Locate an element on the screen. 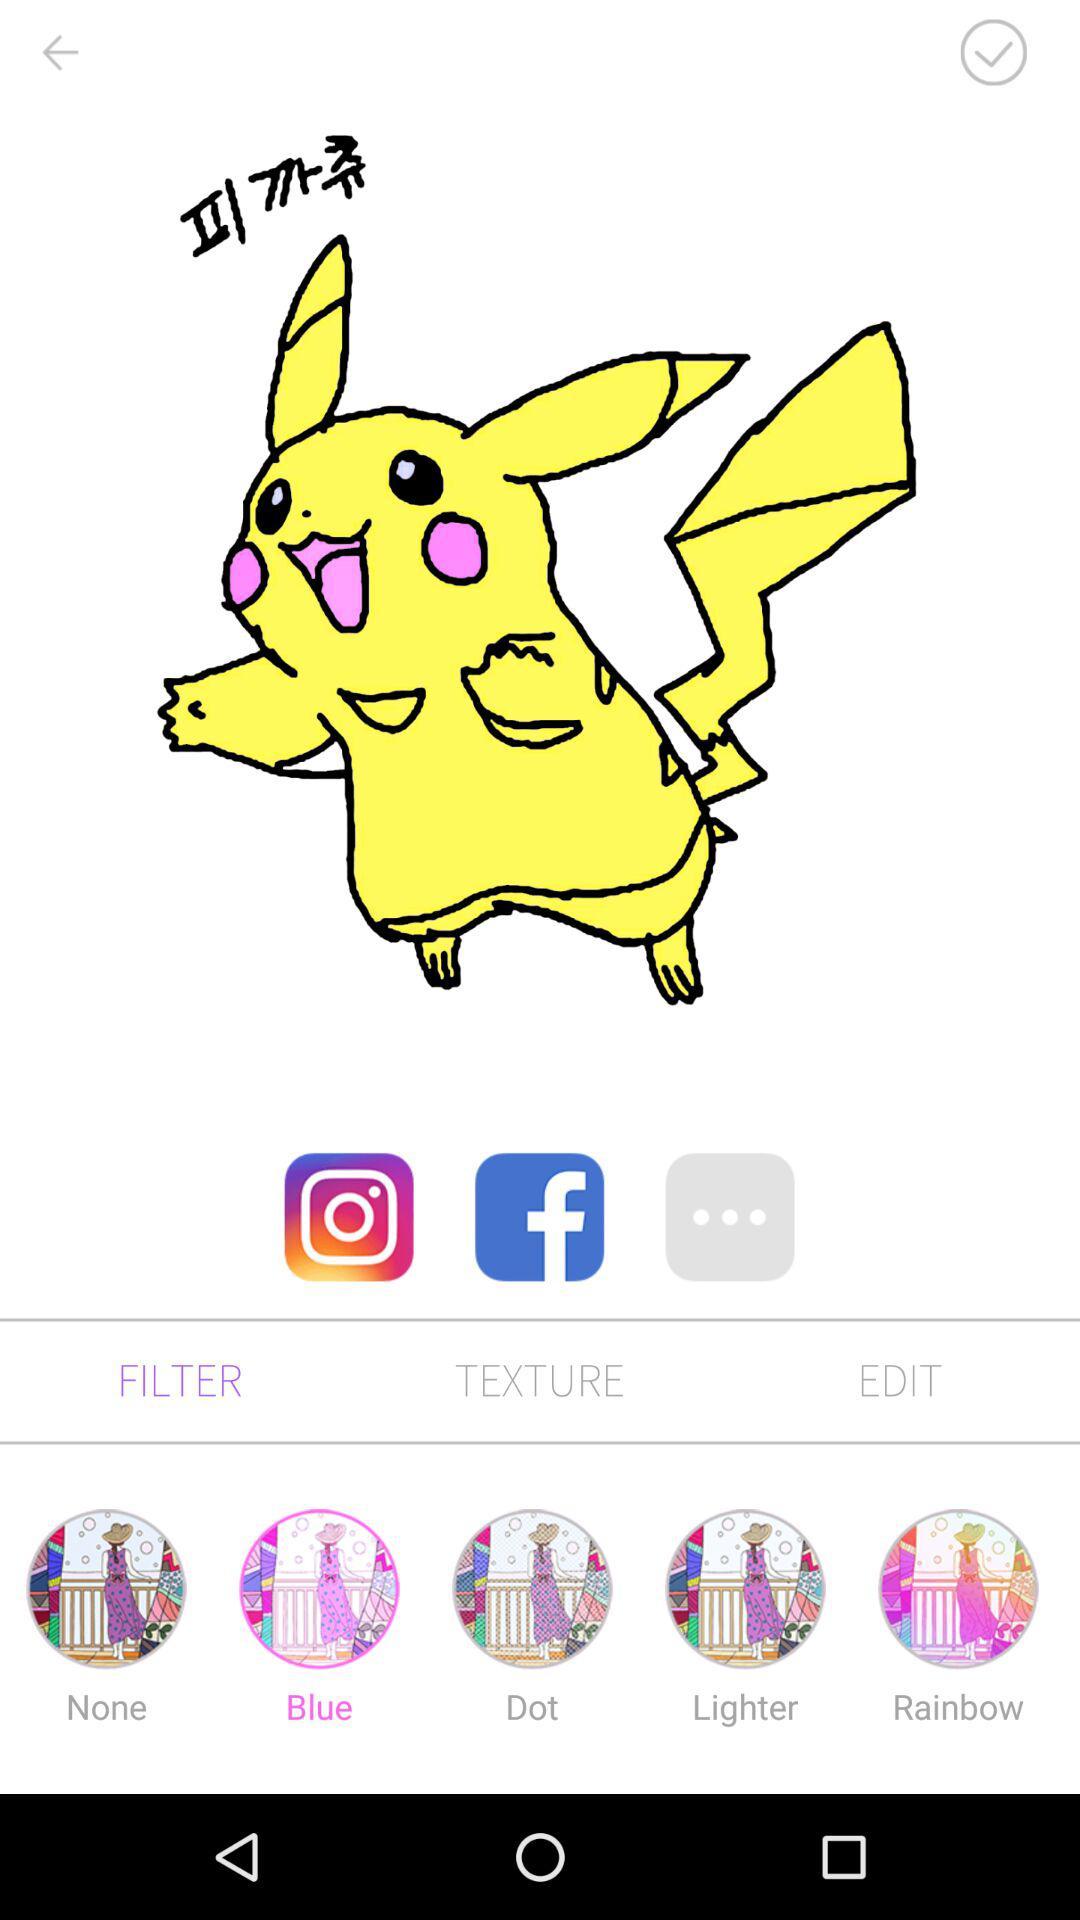 The image size is (1080, 1920). the item at the top left corner is located at coordinates (58, 52).